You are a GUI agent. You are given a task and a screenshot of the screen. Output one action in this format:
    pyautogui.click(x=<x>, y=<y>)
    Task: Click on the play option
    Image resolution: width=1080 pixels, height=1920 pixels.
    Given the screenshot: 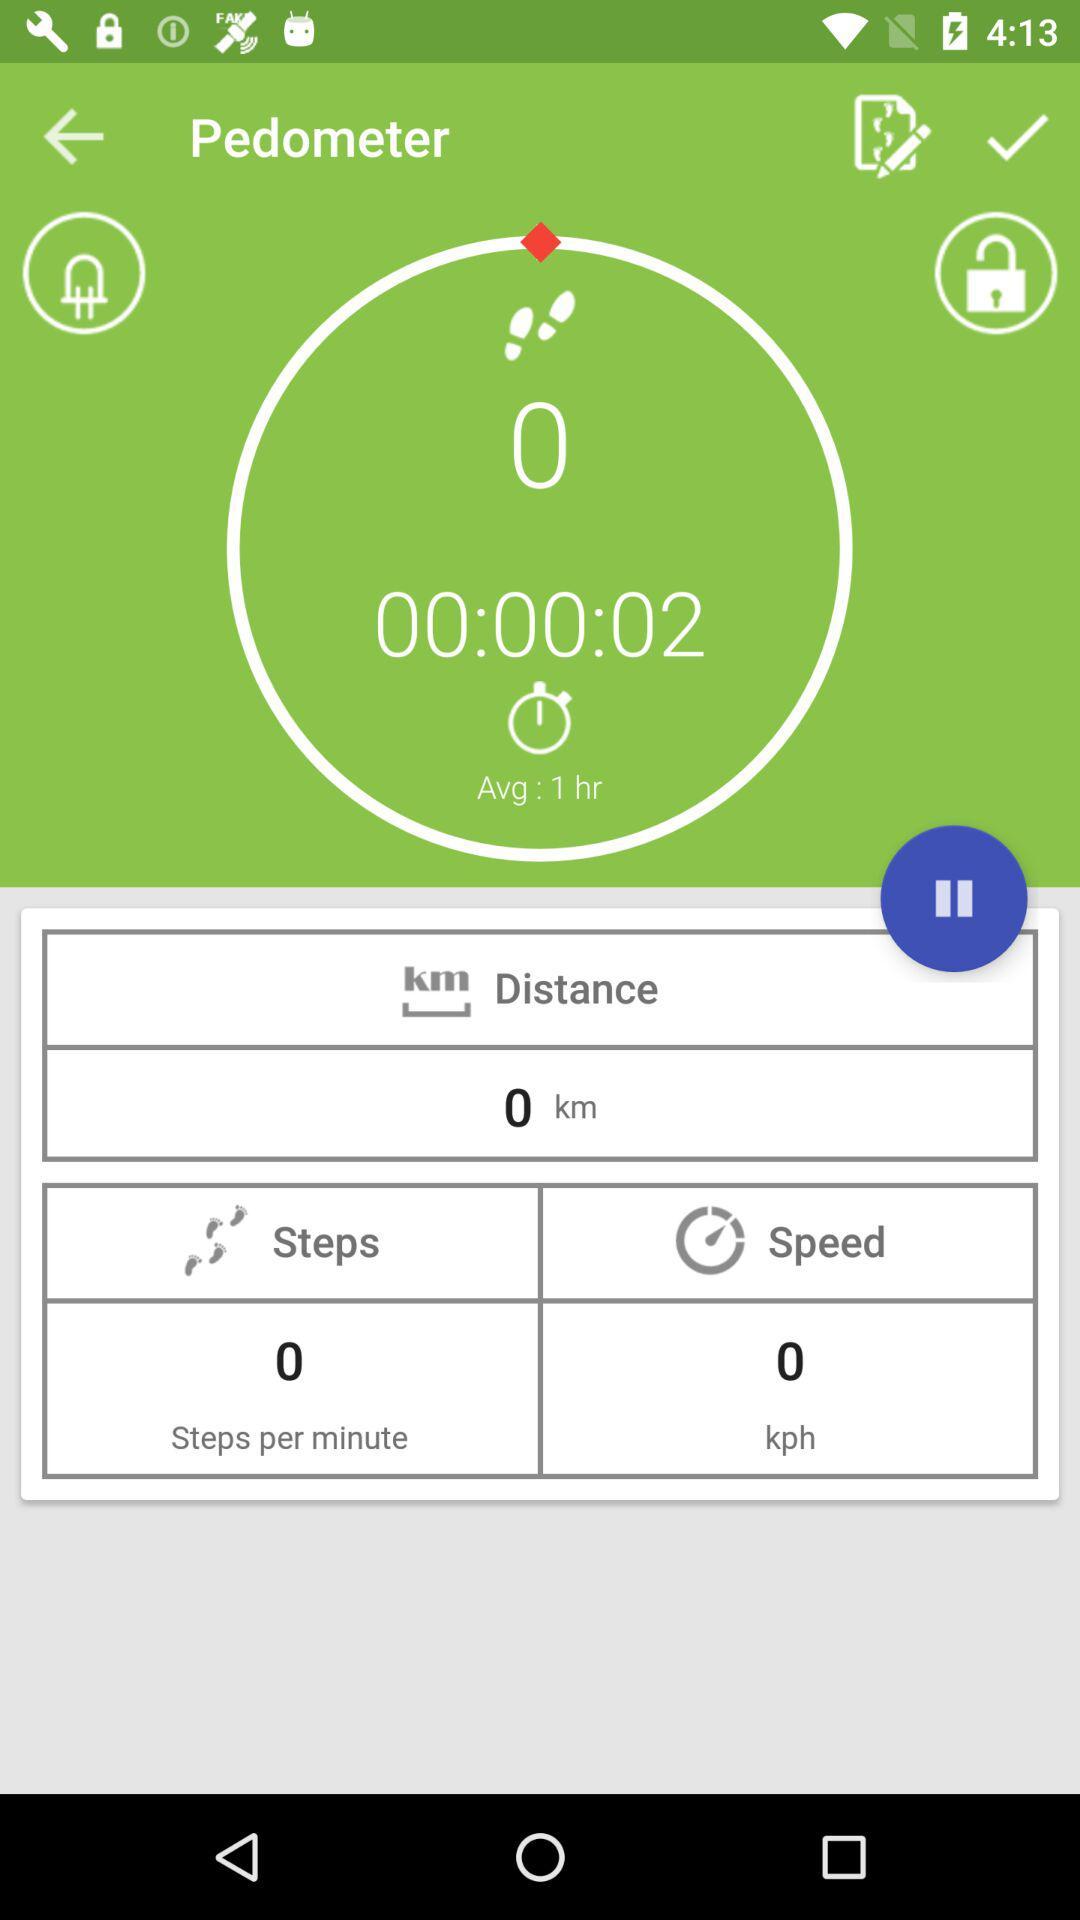 What is the action you would take?
    pyautogui.click(x=952, y=897)
    